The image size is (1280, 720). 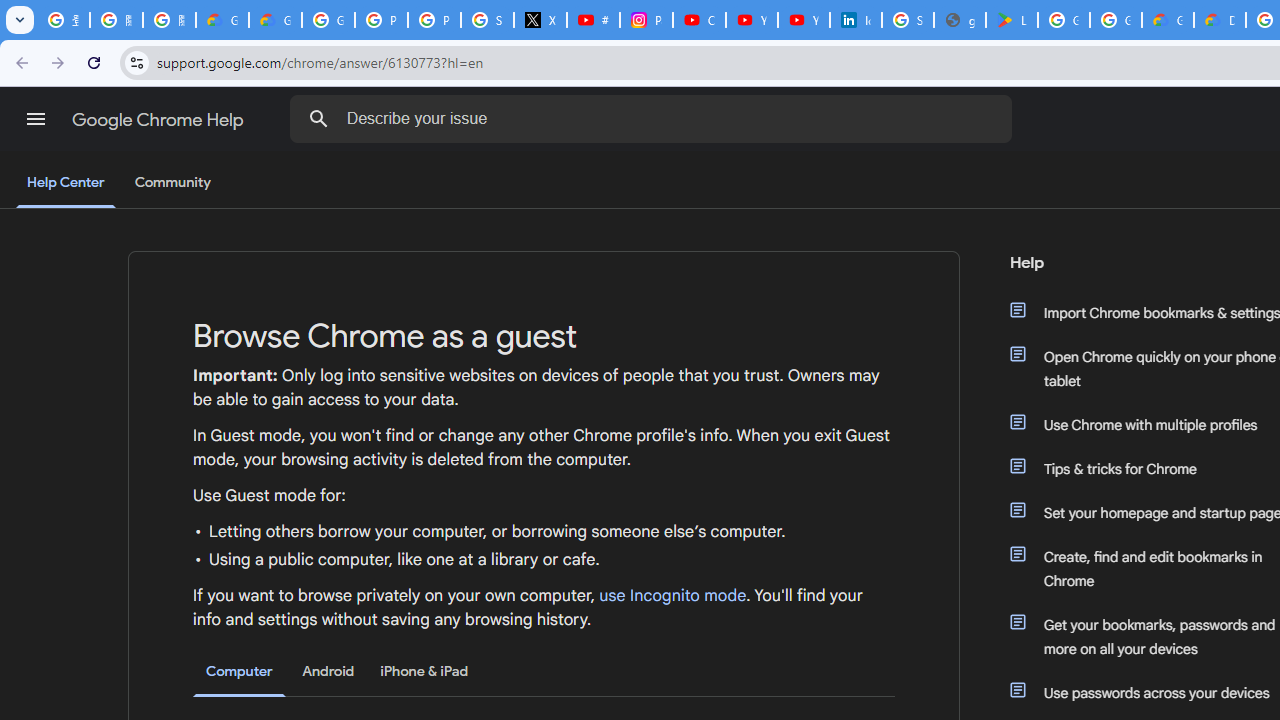 What do you see at coordinates (19, 61) in the screenshot?
I see `'Back'` at bounding box center [19, 61].